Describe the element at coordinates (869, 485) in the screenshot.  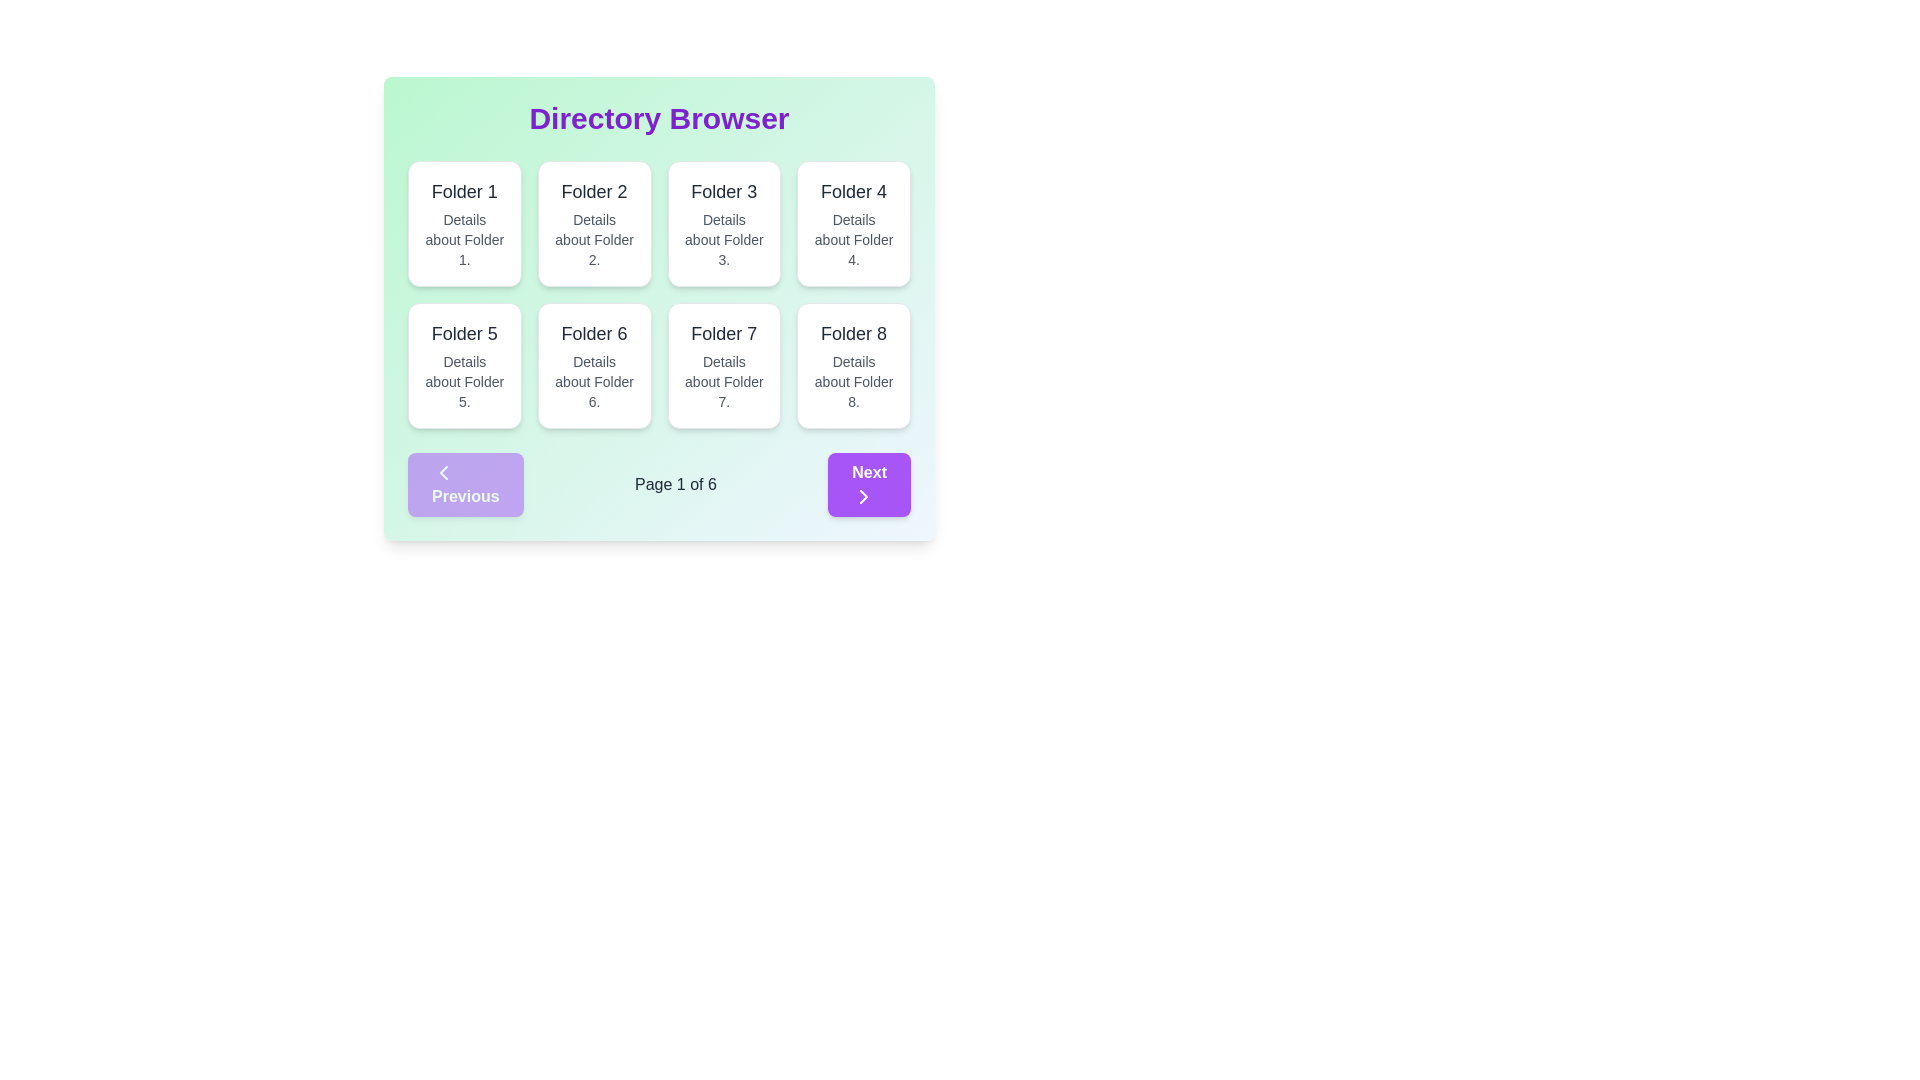
I see `the rectangular 'Next' button with bold white text and a purple background` at that location.